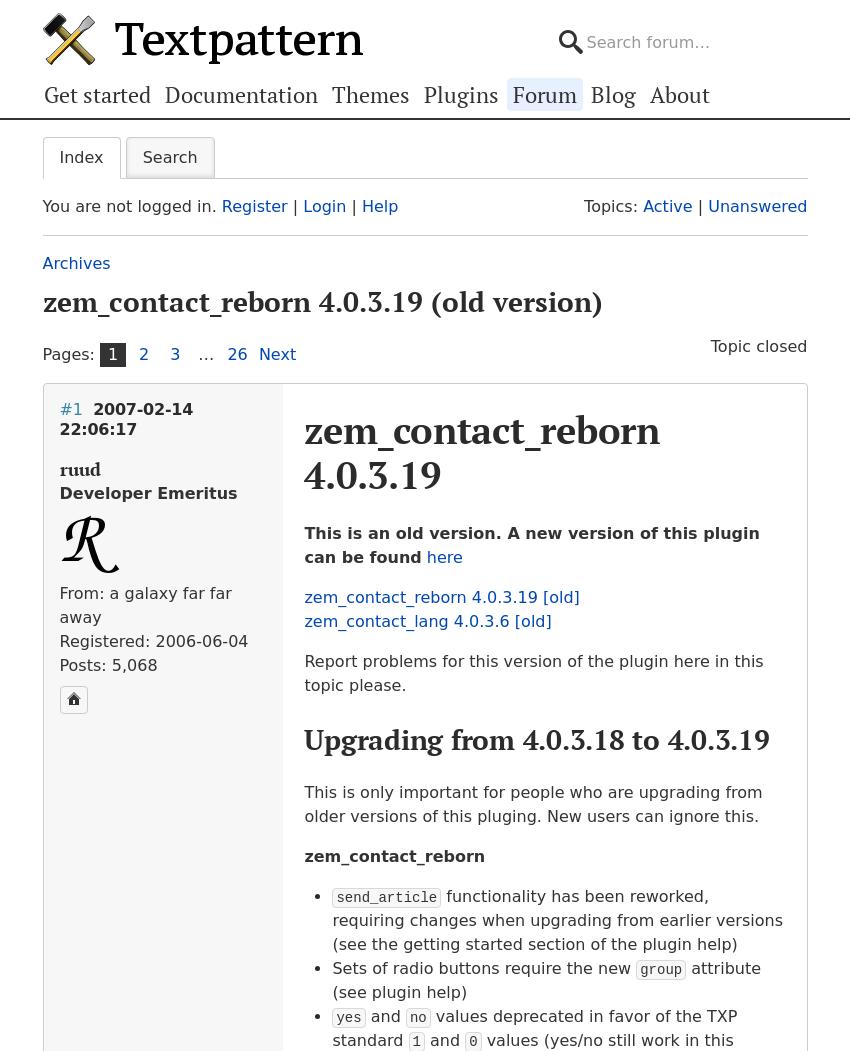 This screenshot has height=1051, width=850. Describe the element at coordinates (40, 354) in the screenshot. I see `'Pages:'` at that location.